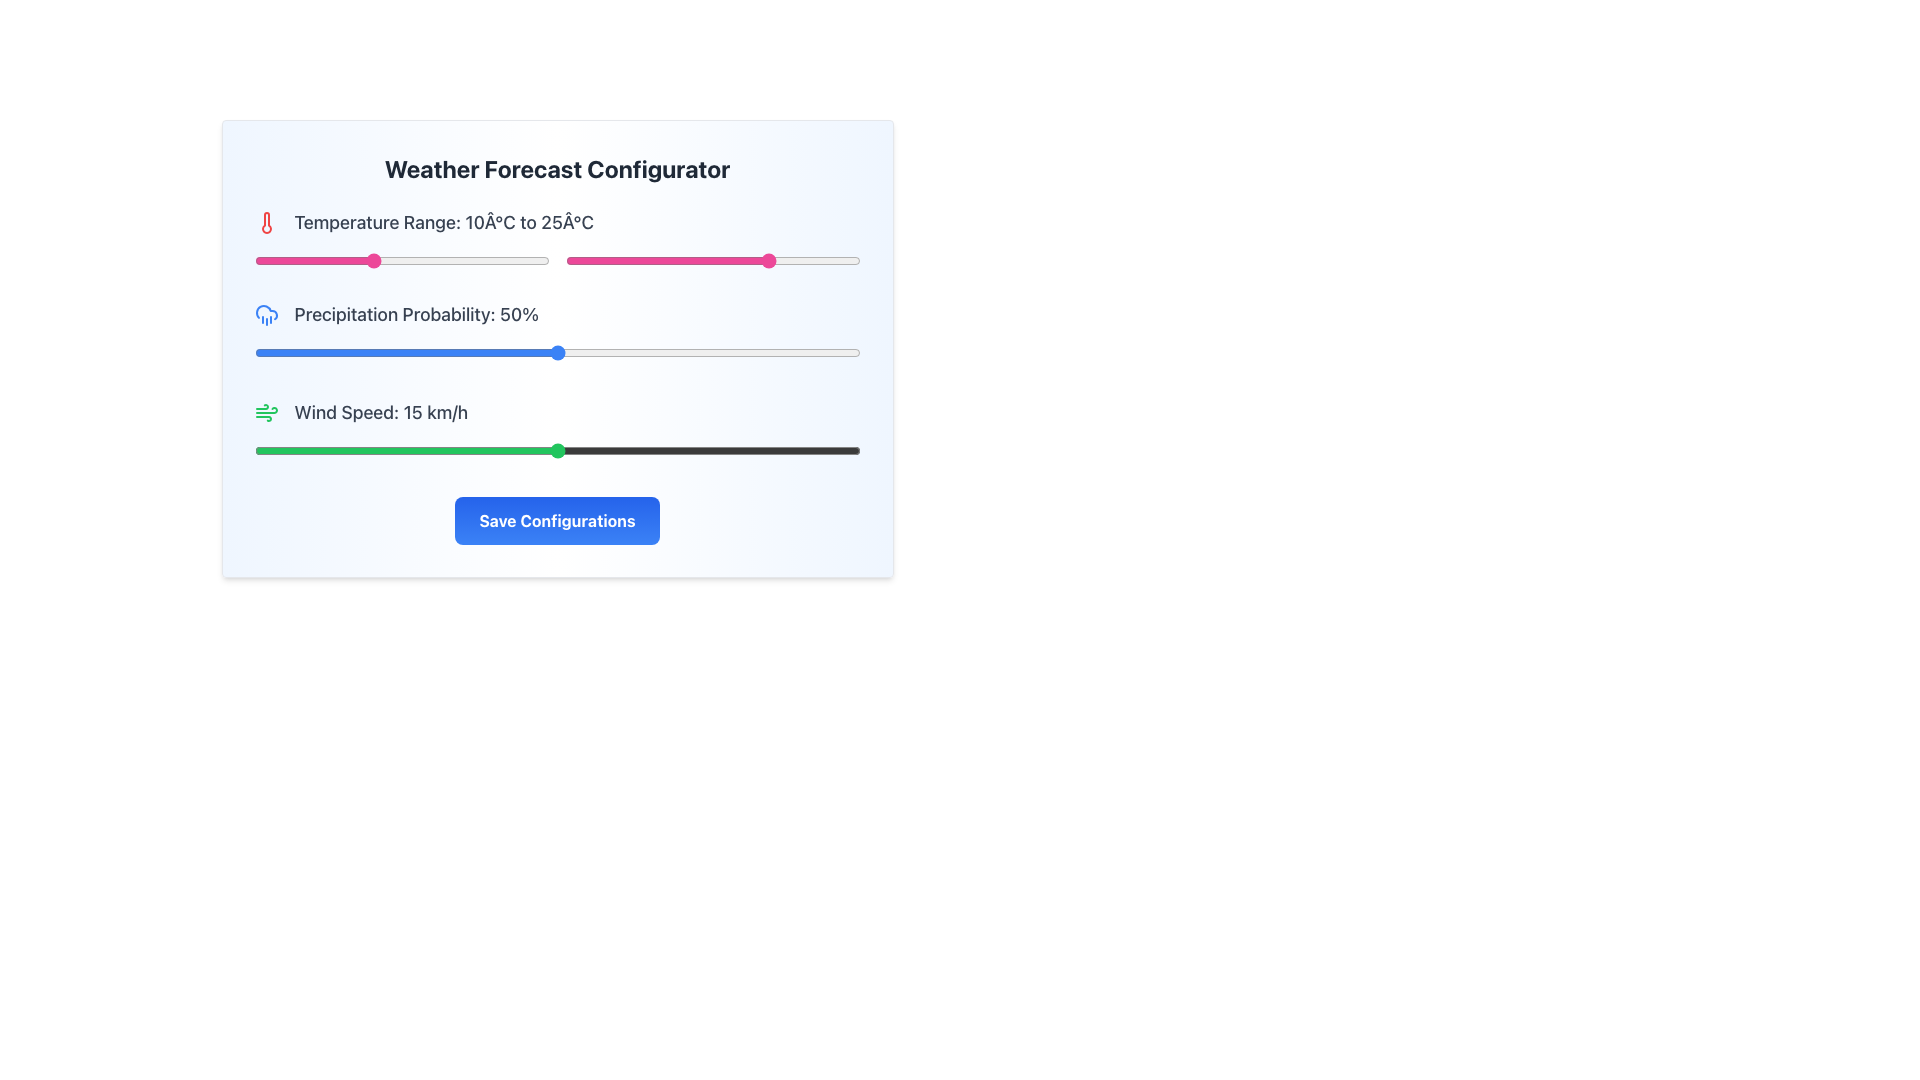  What do you see at coordinates (678, 451) in the screenshot?
I see `the wind speed` at bounding box center [678, 451].